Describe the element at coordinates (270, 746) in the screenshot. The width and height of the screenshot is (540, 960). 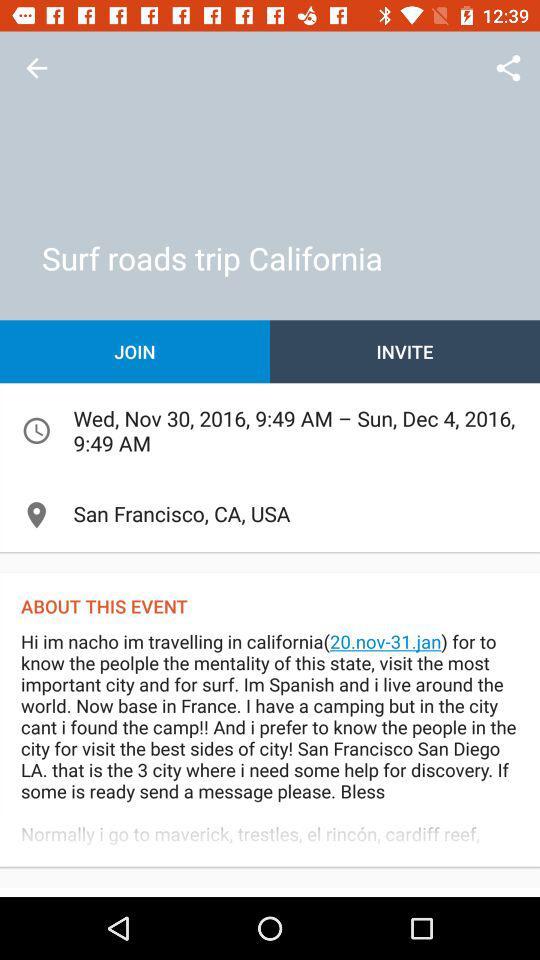
I see `hi im nacho icon` at that location.